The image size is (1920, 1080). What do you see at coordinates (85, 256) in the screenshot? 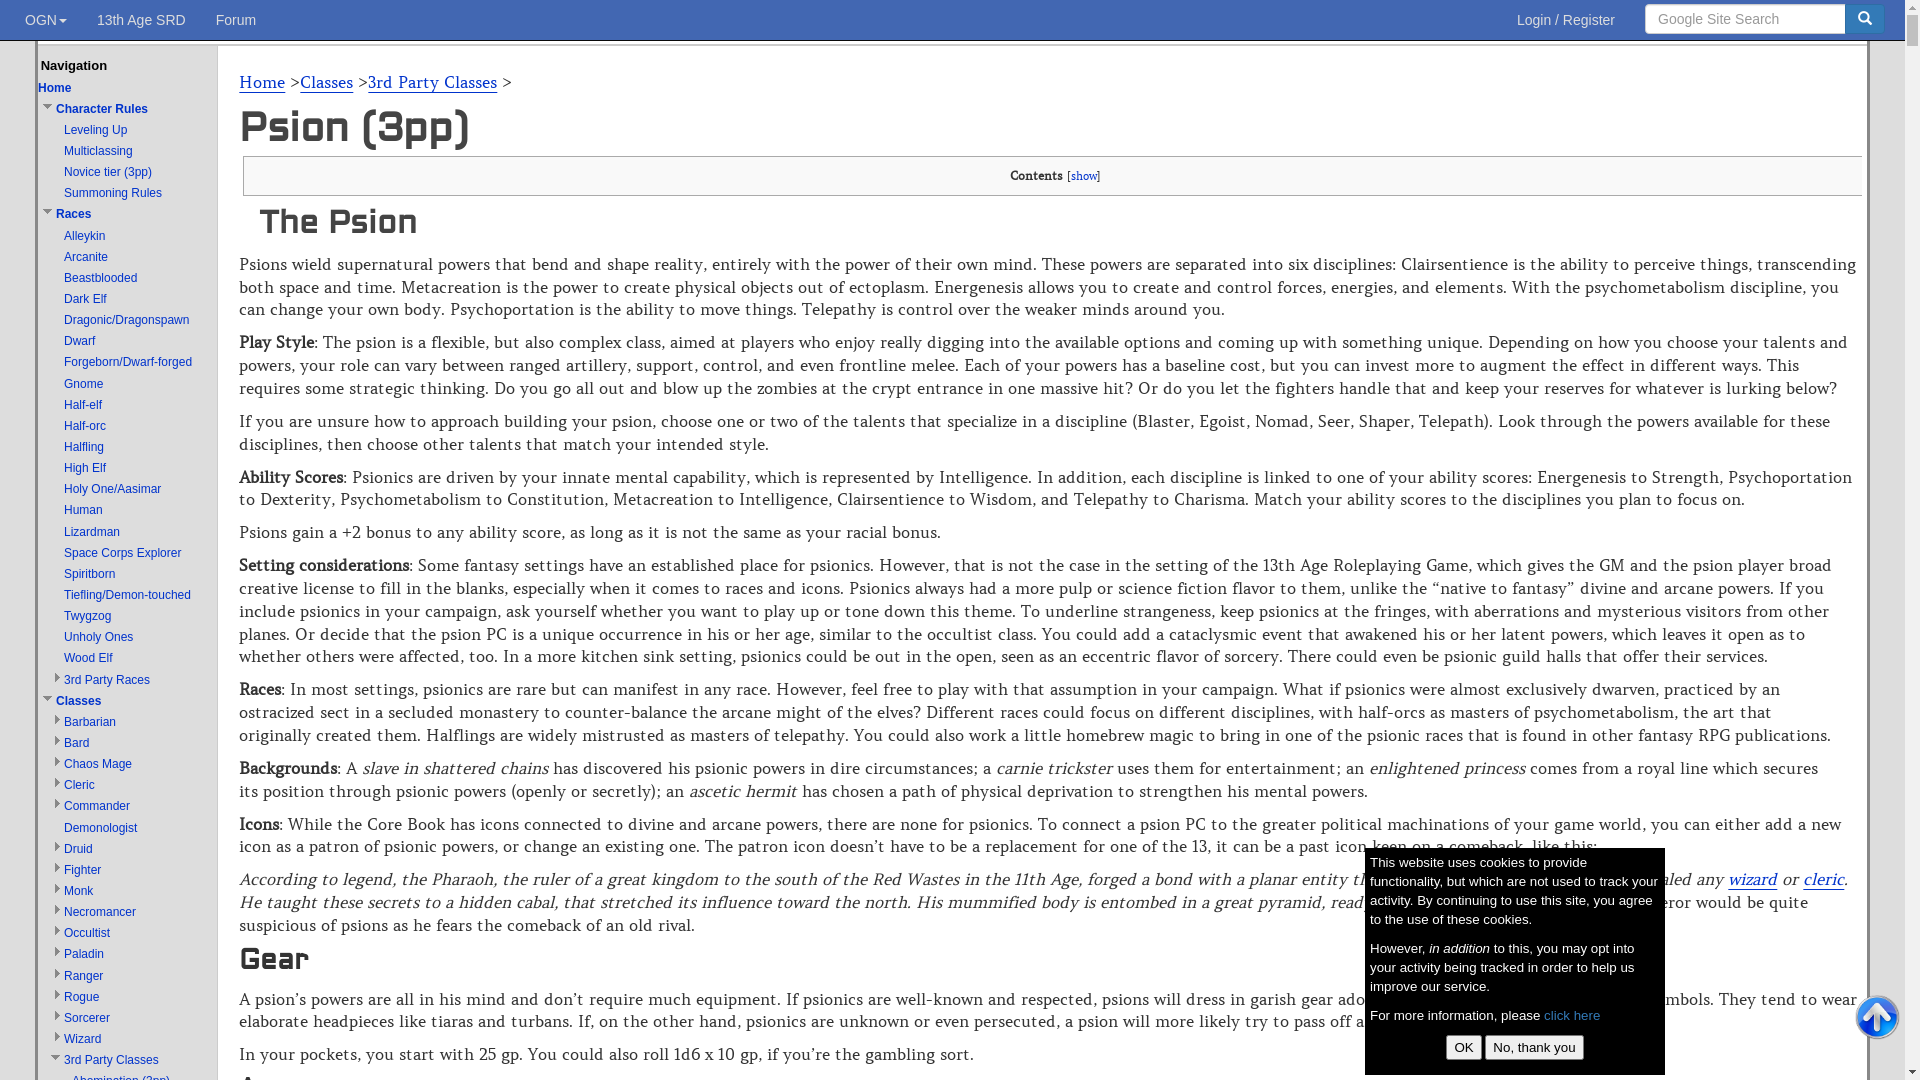
I see `'Arcanite'` at bounding box center [85, 256].